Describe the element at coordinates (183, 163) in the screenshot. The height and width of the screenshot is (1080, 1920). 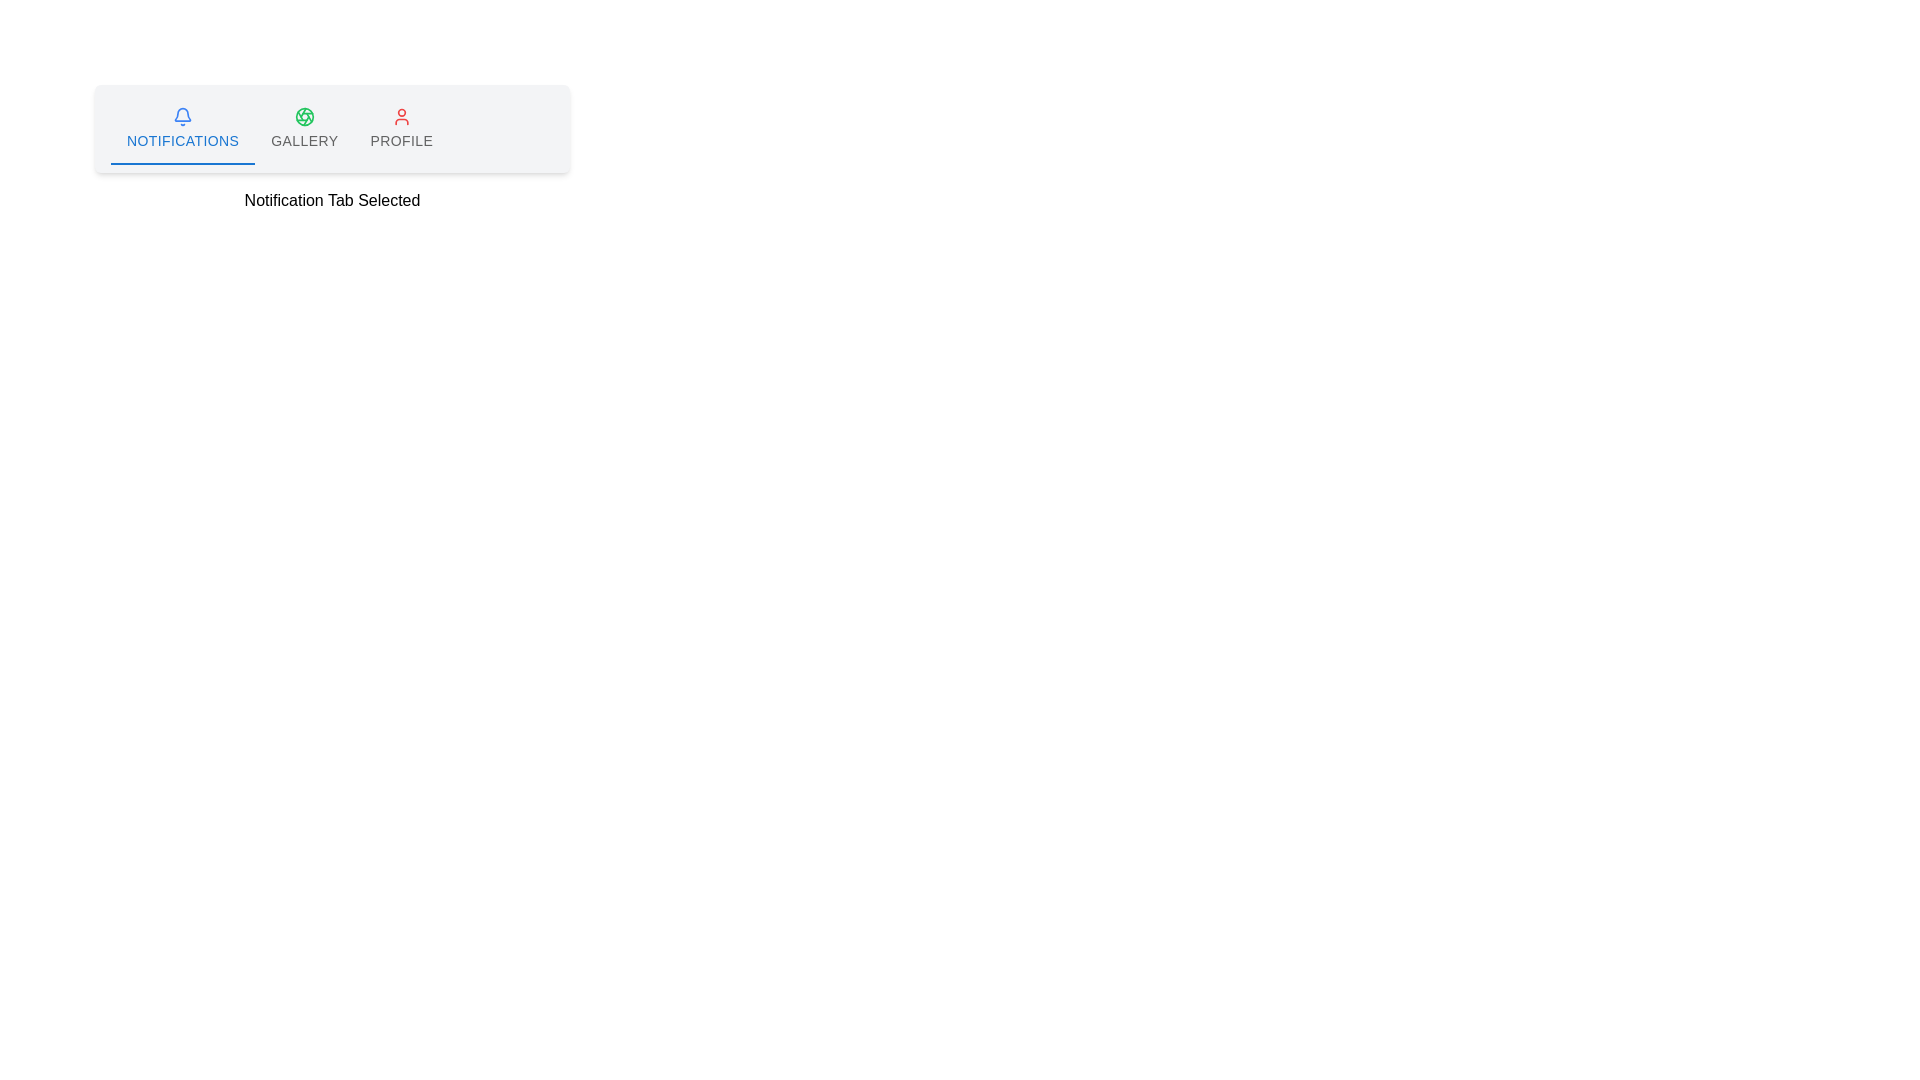
I see `the horizontal indicator bar located under the 'Notifications' tab label in the tab list of the horizontal tab bar` at that location.